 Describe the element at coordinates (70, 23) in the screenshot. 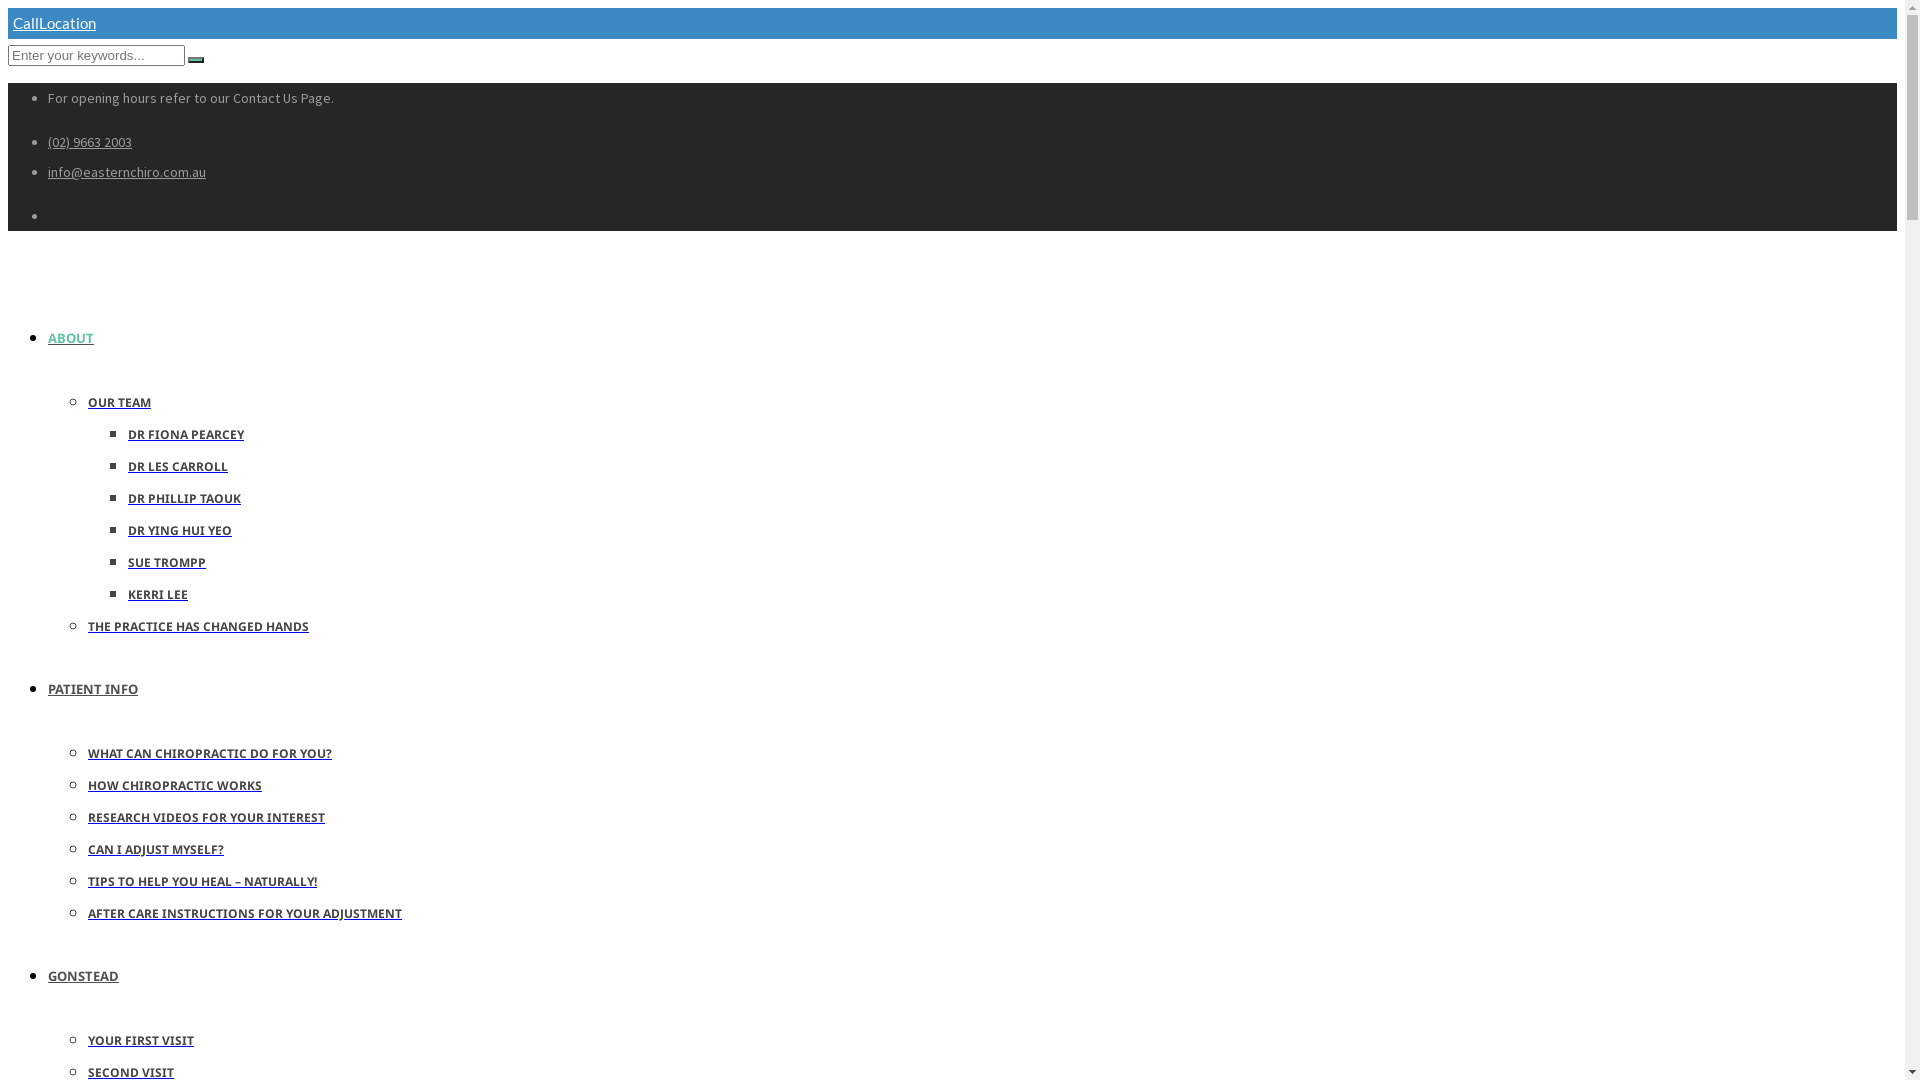

I see `'Location'` at that location.